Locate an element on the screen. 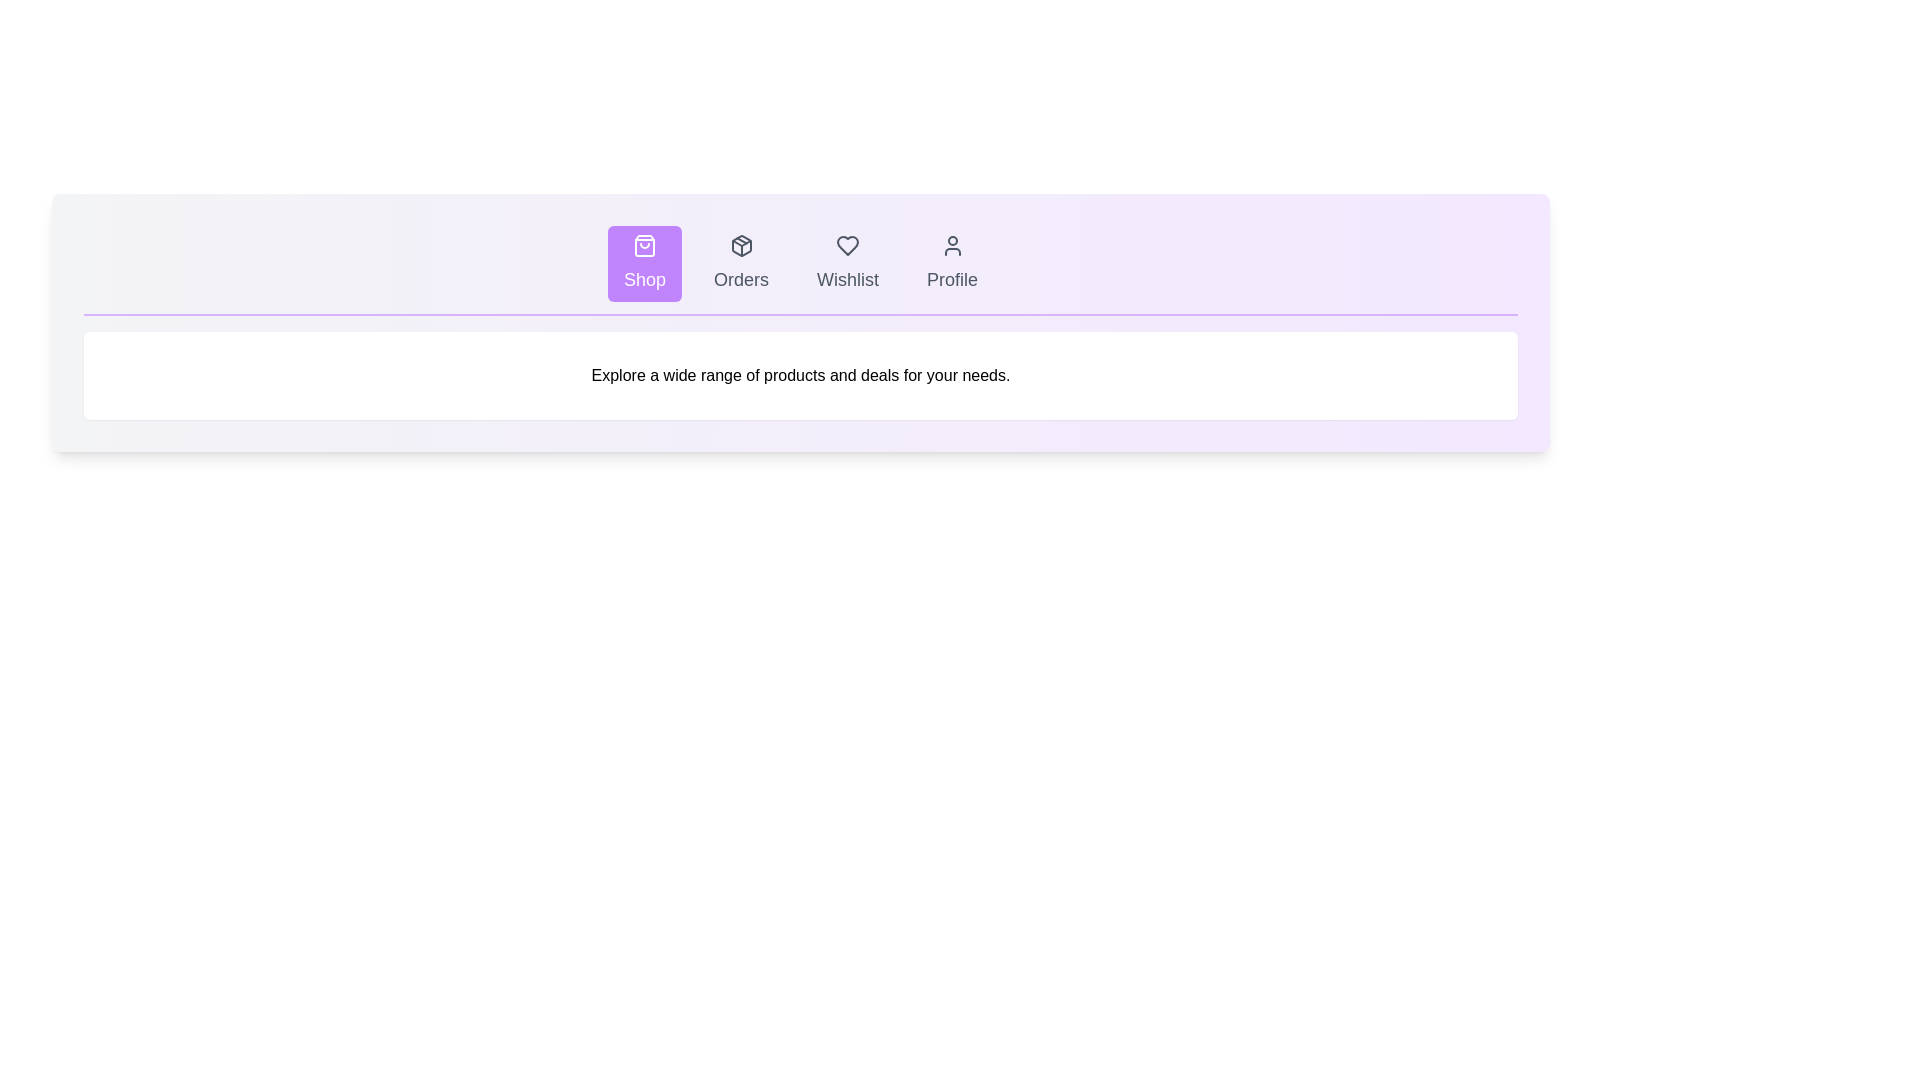  the tab corresponding to Orders by clicking on it is located at coordinates (739, 262).